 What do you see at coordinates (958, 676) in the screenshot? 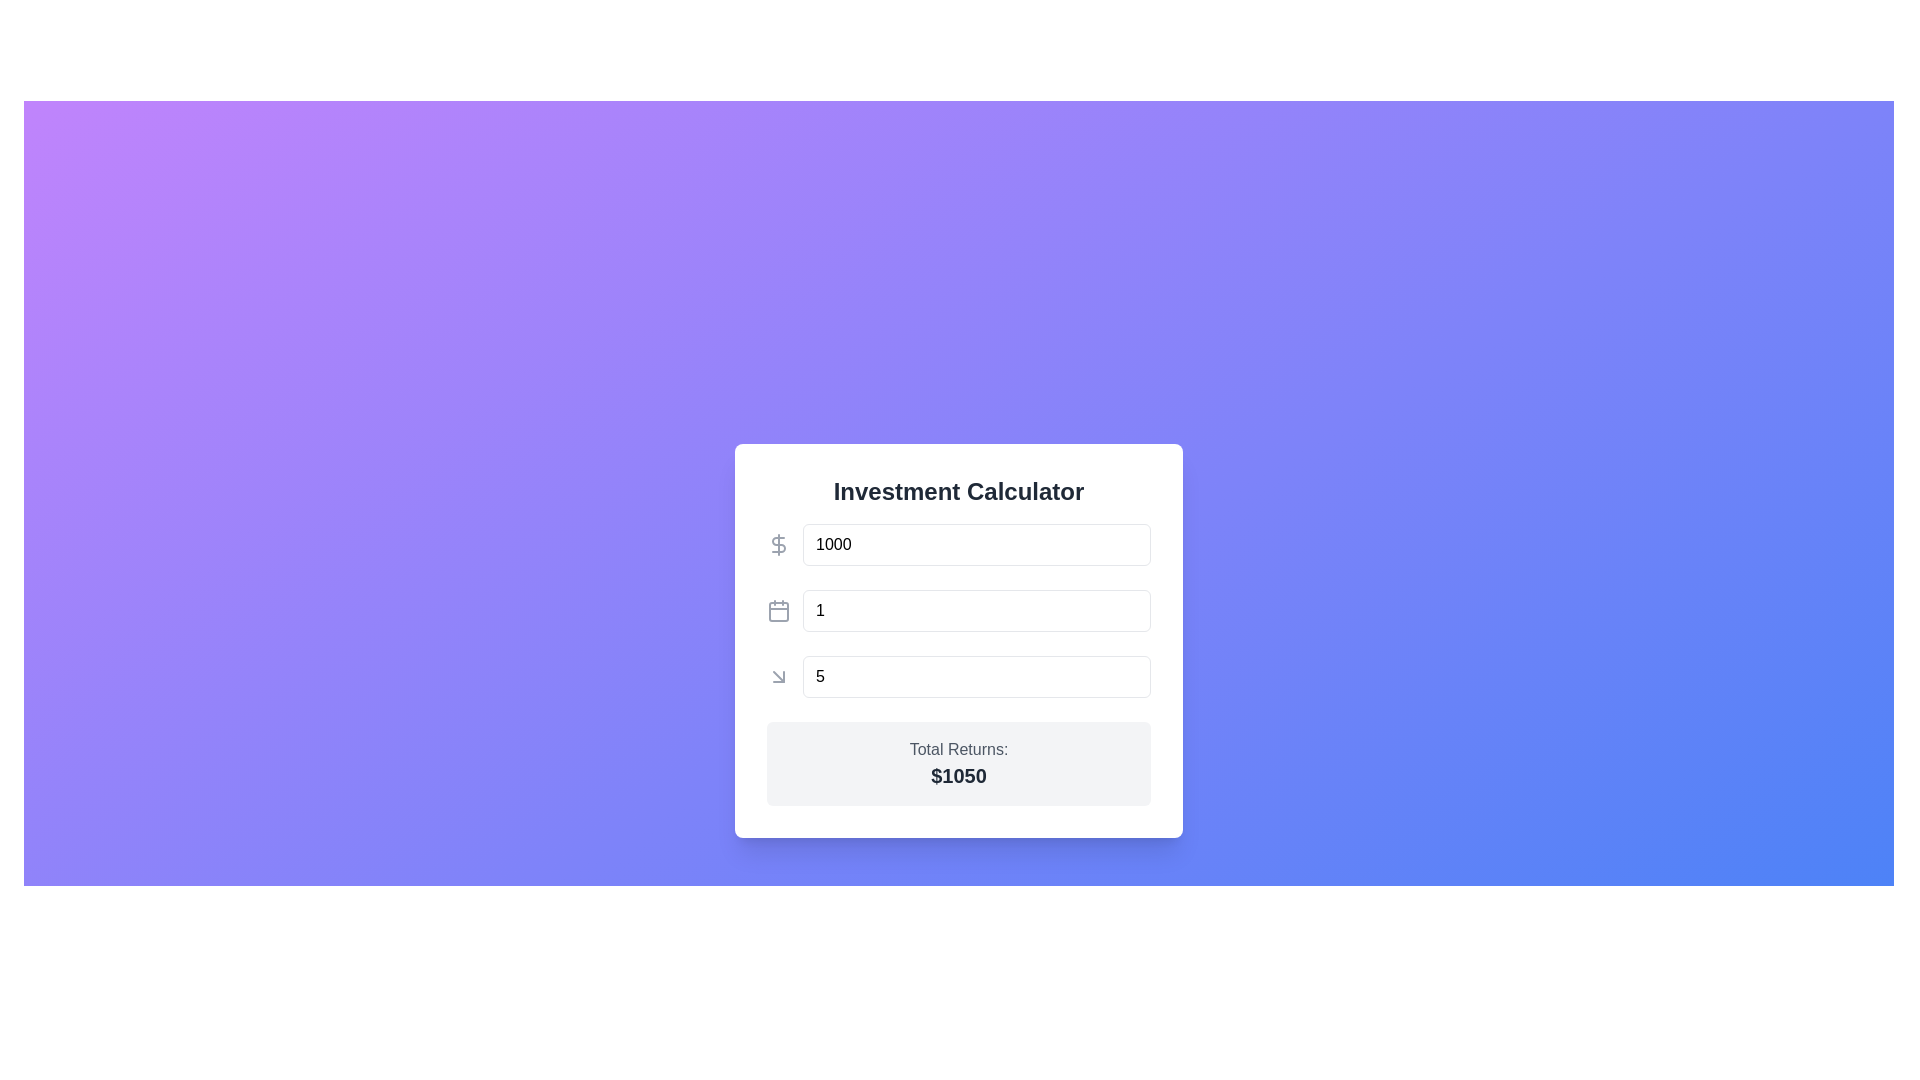
I see `the numeric input field for the interest rate percentage, which is the third input field in the calculator form, to focus on it` at bounding box center [958, 676].